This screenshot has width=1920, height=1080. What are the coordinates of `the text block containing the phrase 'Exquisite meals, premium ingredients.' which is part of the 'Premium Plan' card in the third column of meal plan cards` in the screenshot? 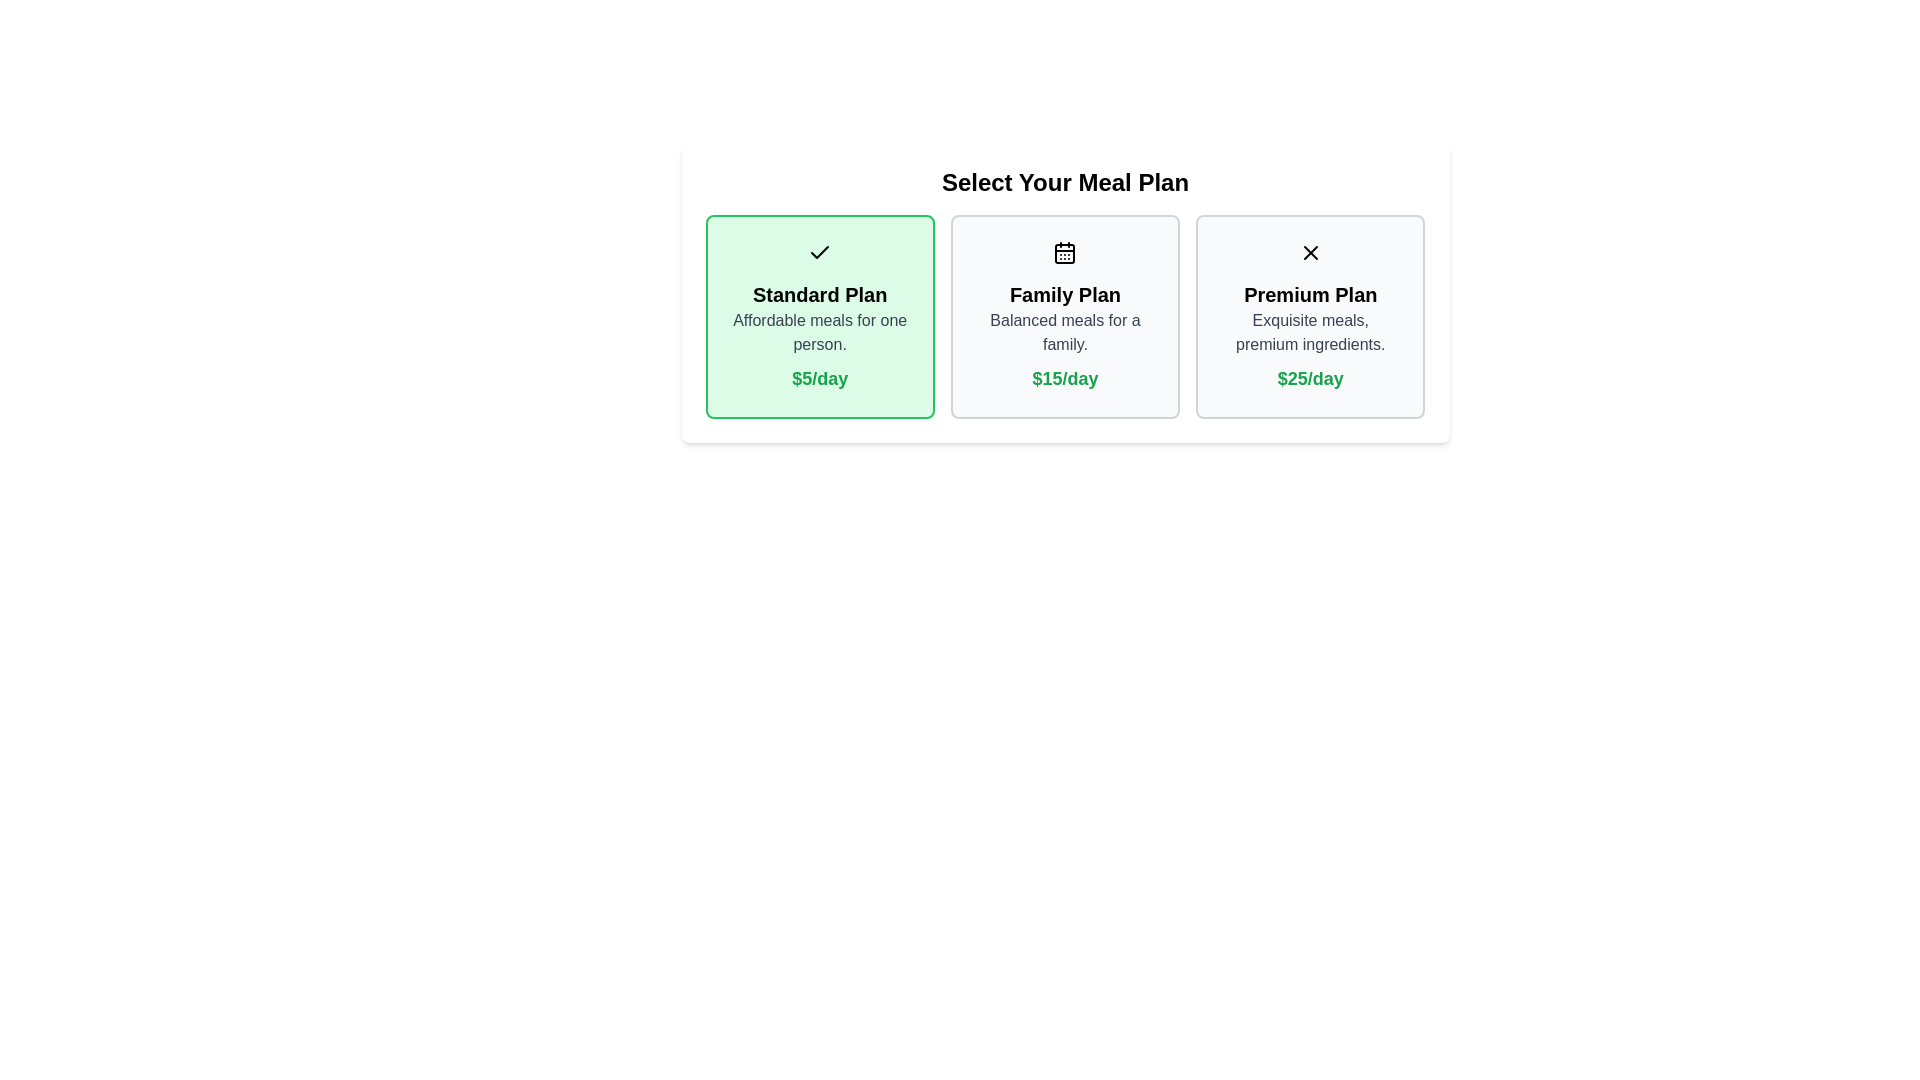 It's located at (1310, 331).